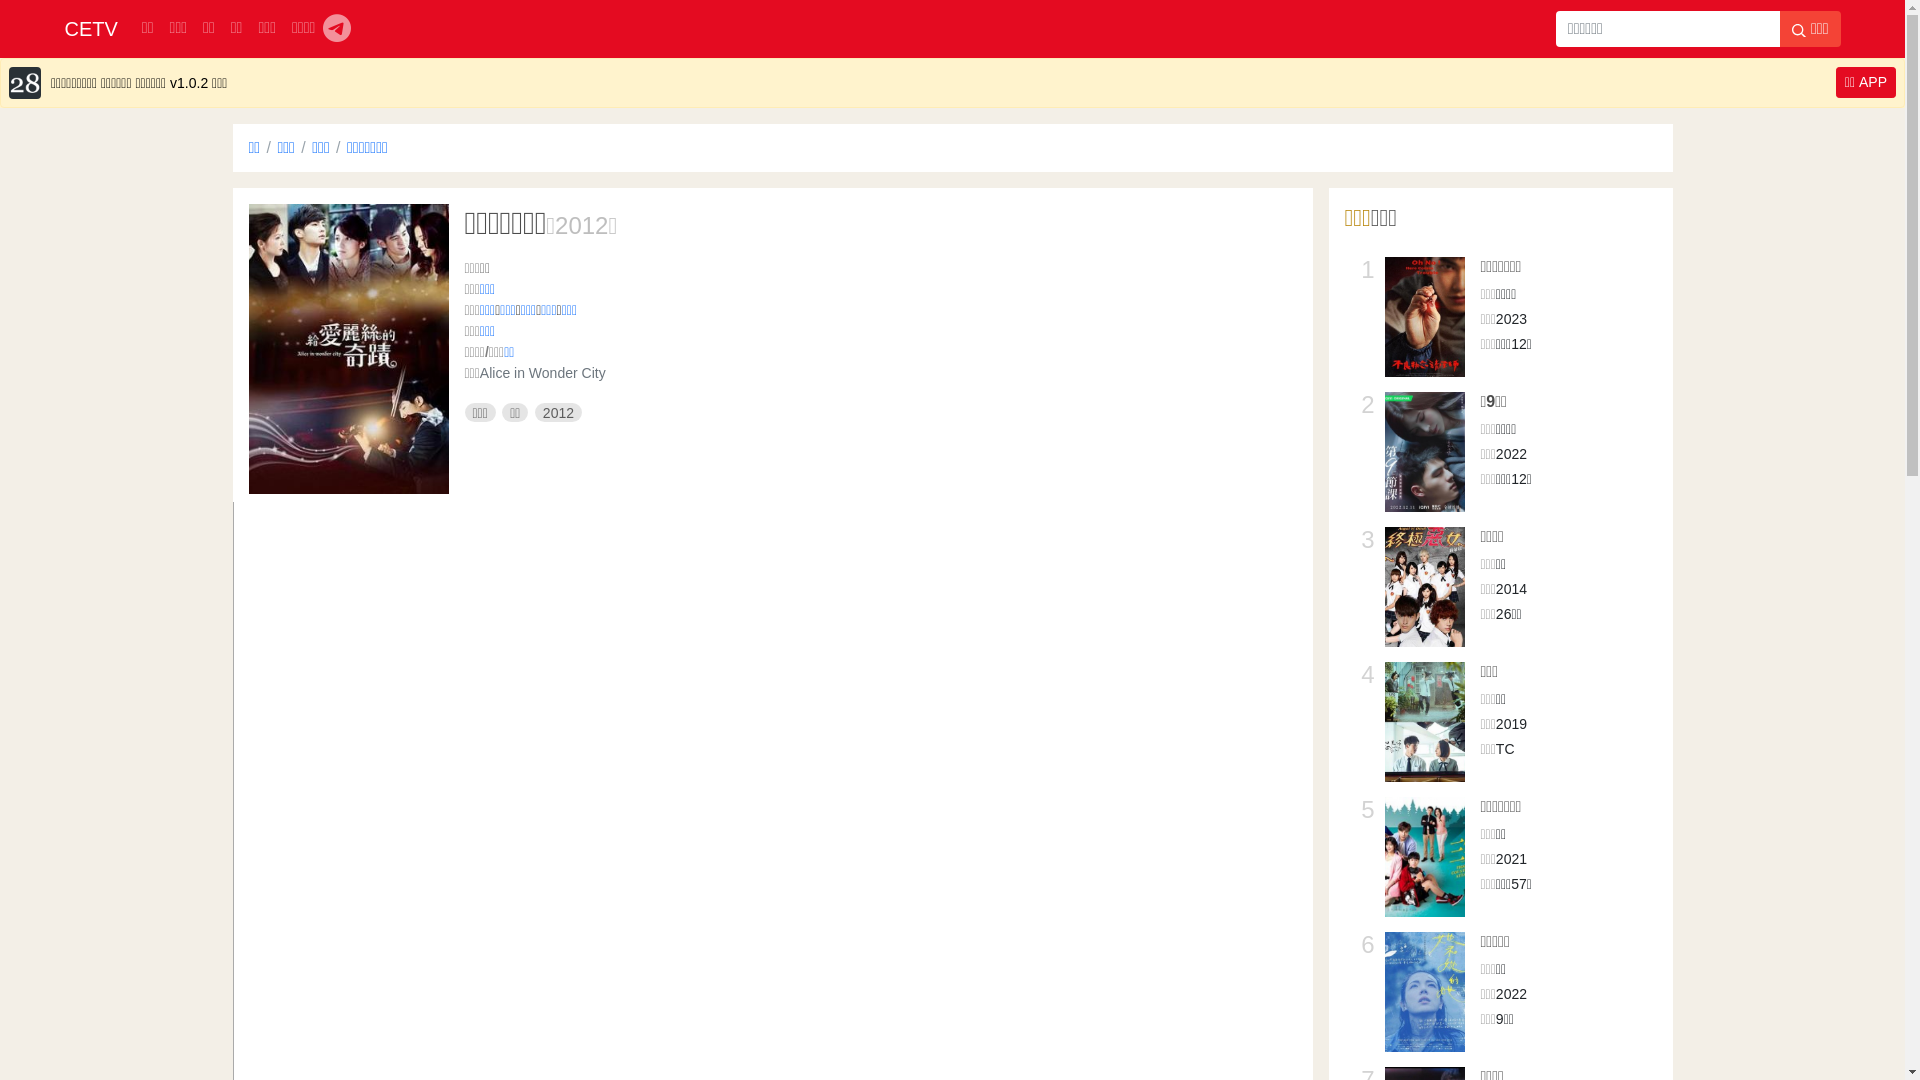 This screenshot has height=1080, width=1920. What do you see at coordinates (89, 29) in the screenshot?
I see `'CETV'` at bounding box center [89, 29].